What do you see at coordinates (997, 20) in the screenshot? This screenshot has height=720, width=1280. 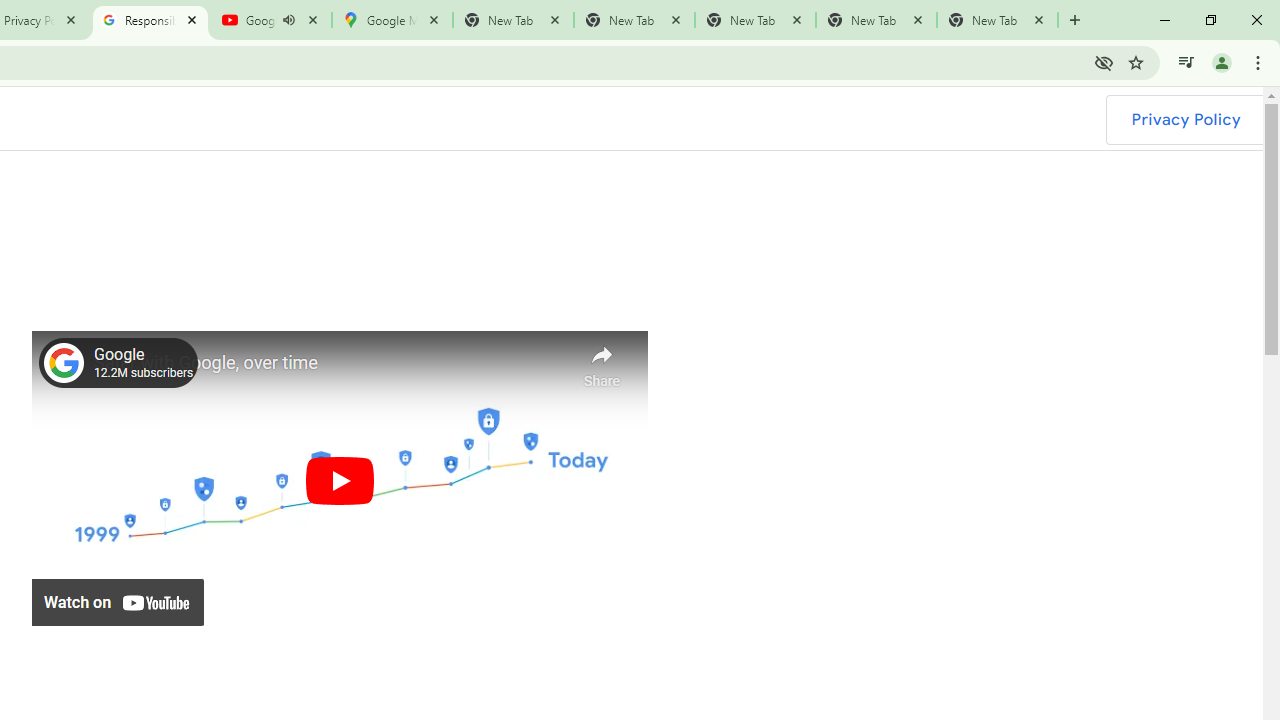 I see `'New Tab'` at bounding box center [997, 20].